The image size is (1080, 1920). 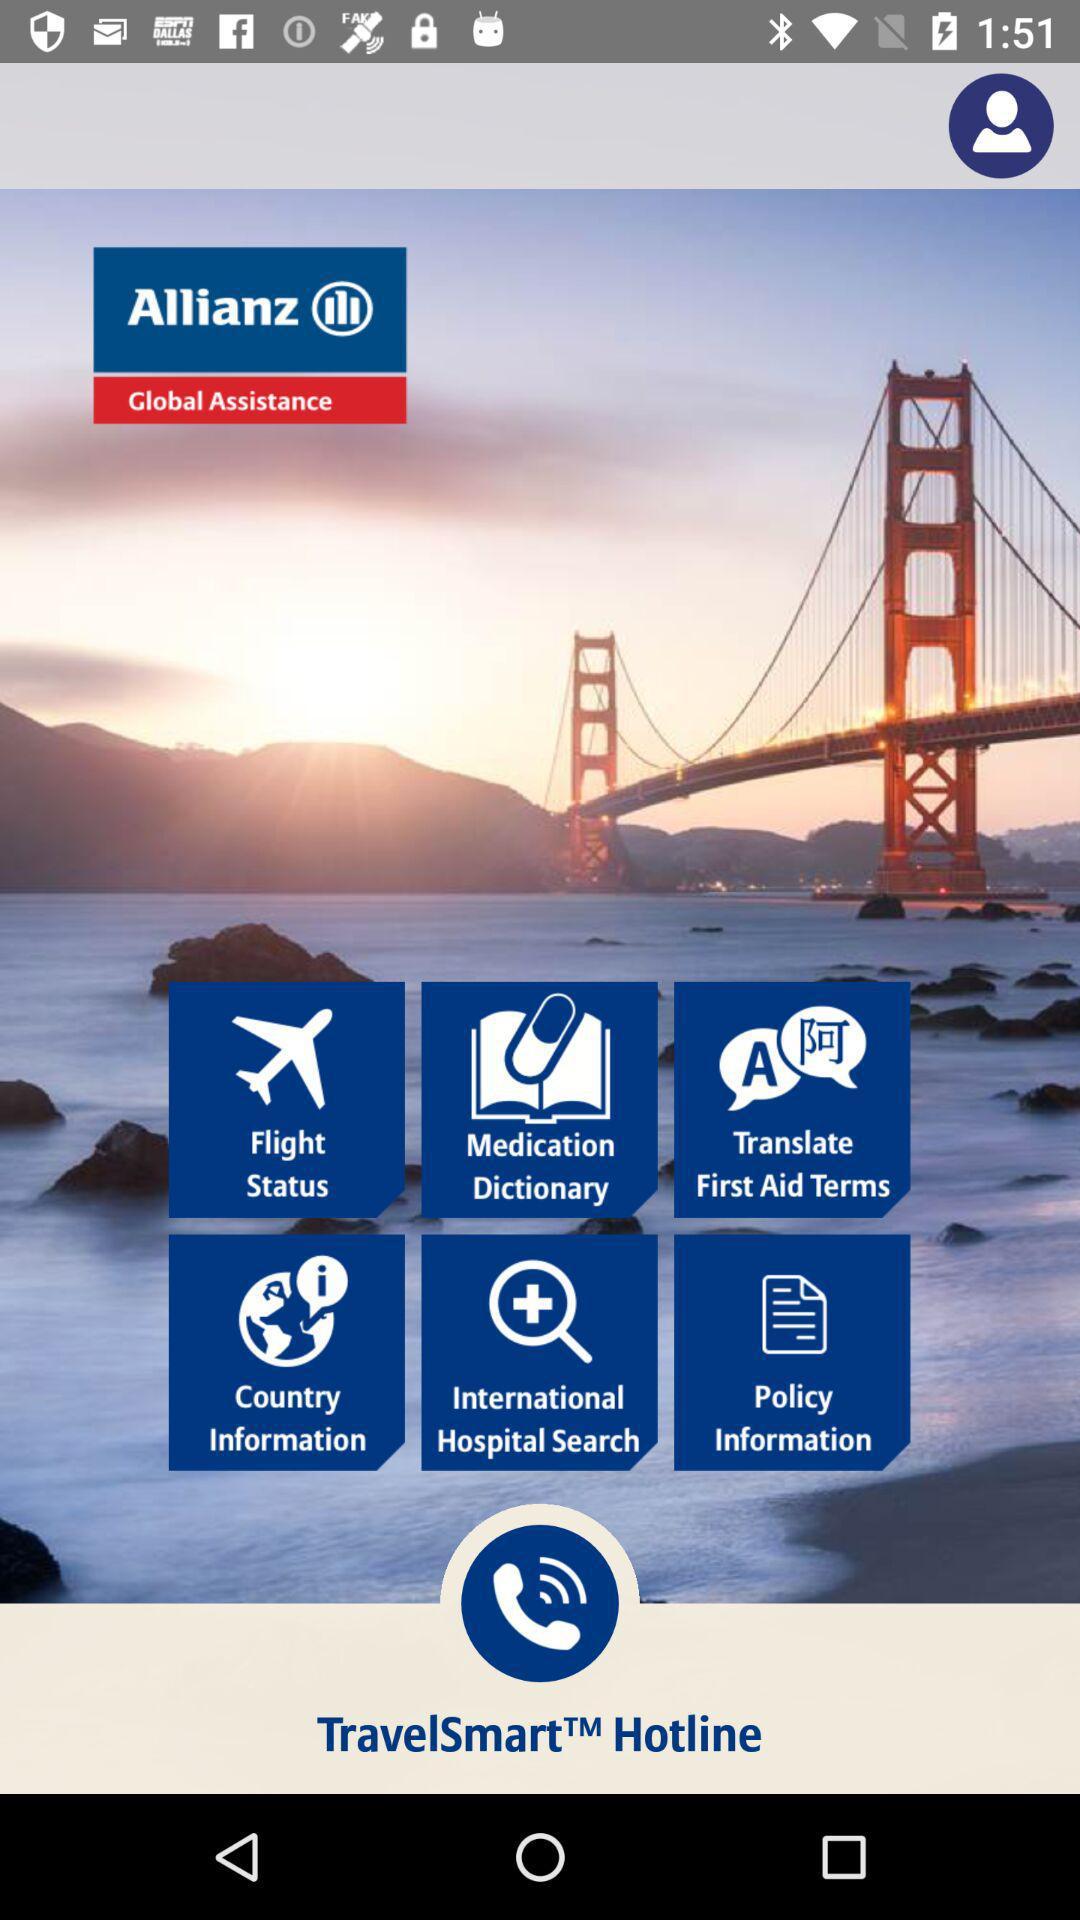 What do you see at coordinates (791, 1352) in the screenshot?
I see `display policy information` at bounding box center [791, 1352].